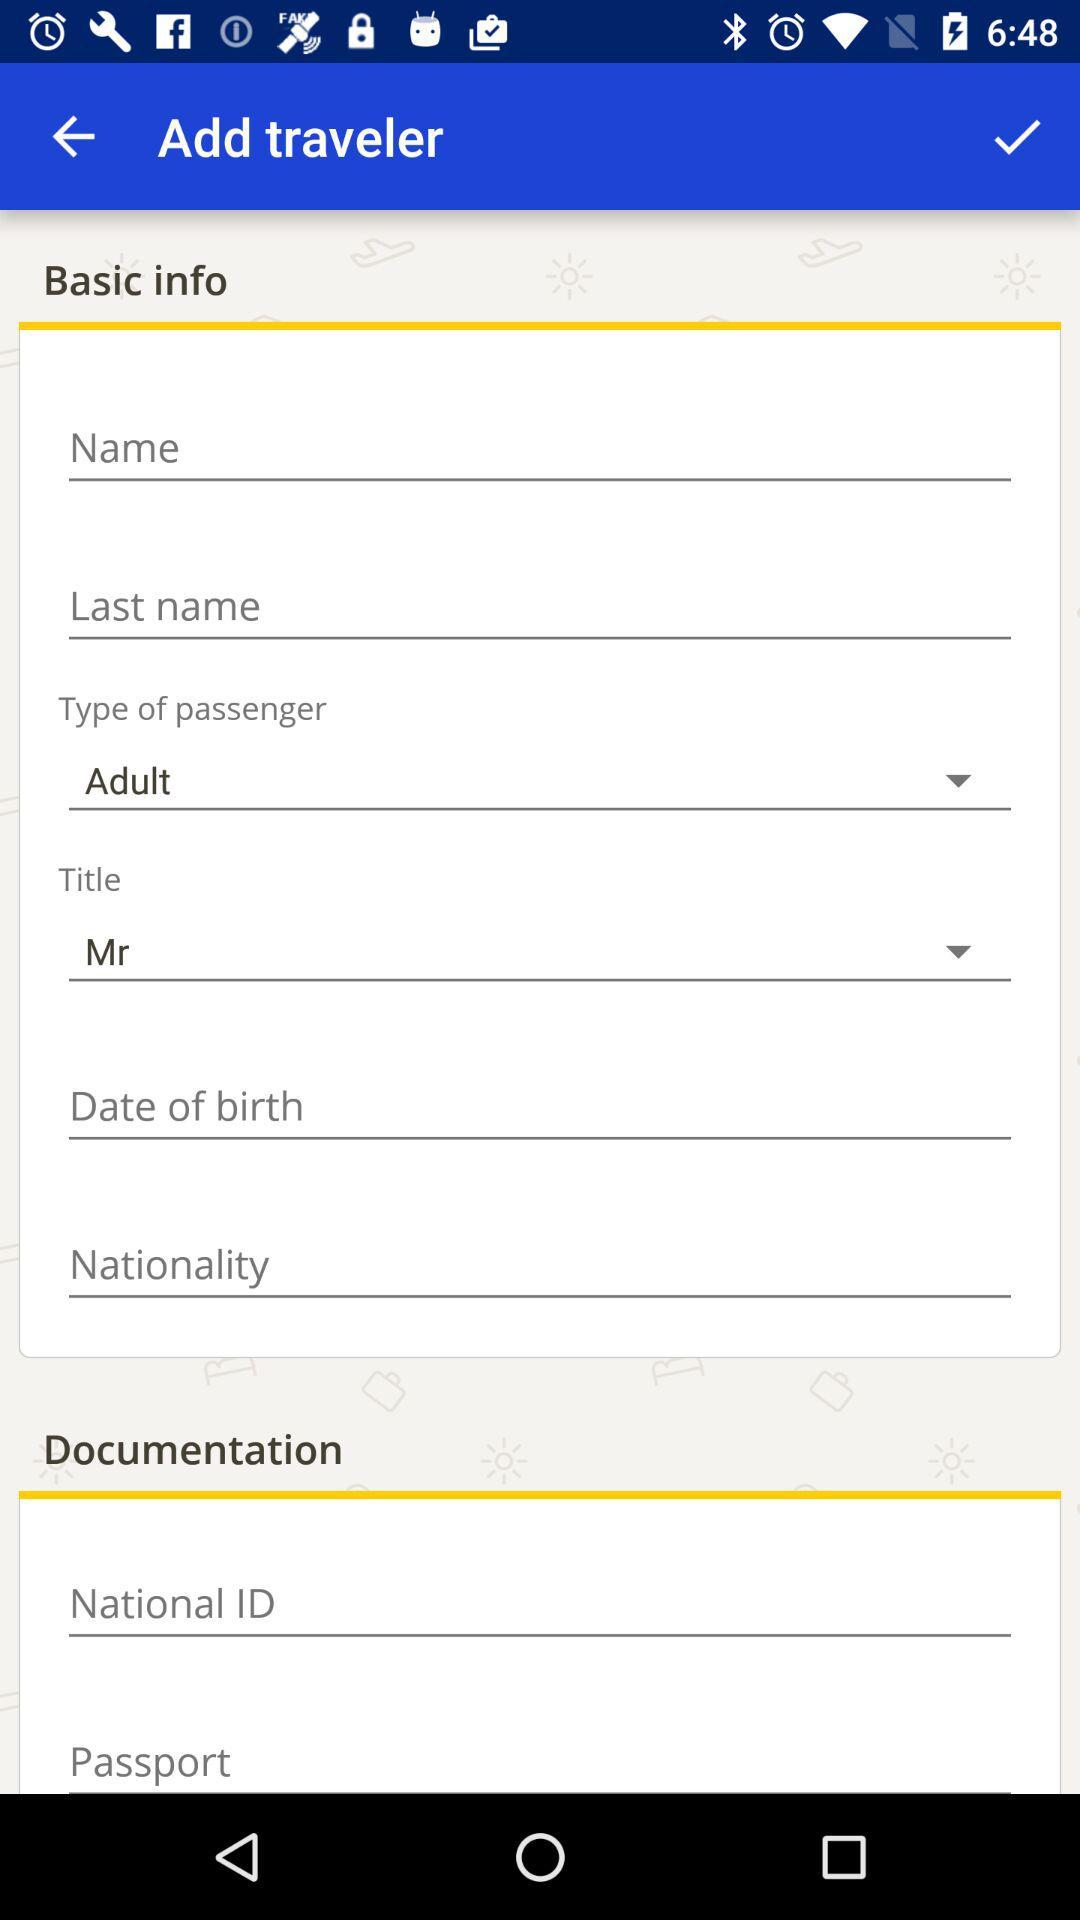 The height and width of the screenshot is (1920, 1080). What do you see at coordinates (72, 135) in the screenshot?
I see `app next to add traveler` at bounding box center [72, 135].